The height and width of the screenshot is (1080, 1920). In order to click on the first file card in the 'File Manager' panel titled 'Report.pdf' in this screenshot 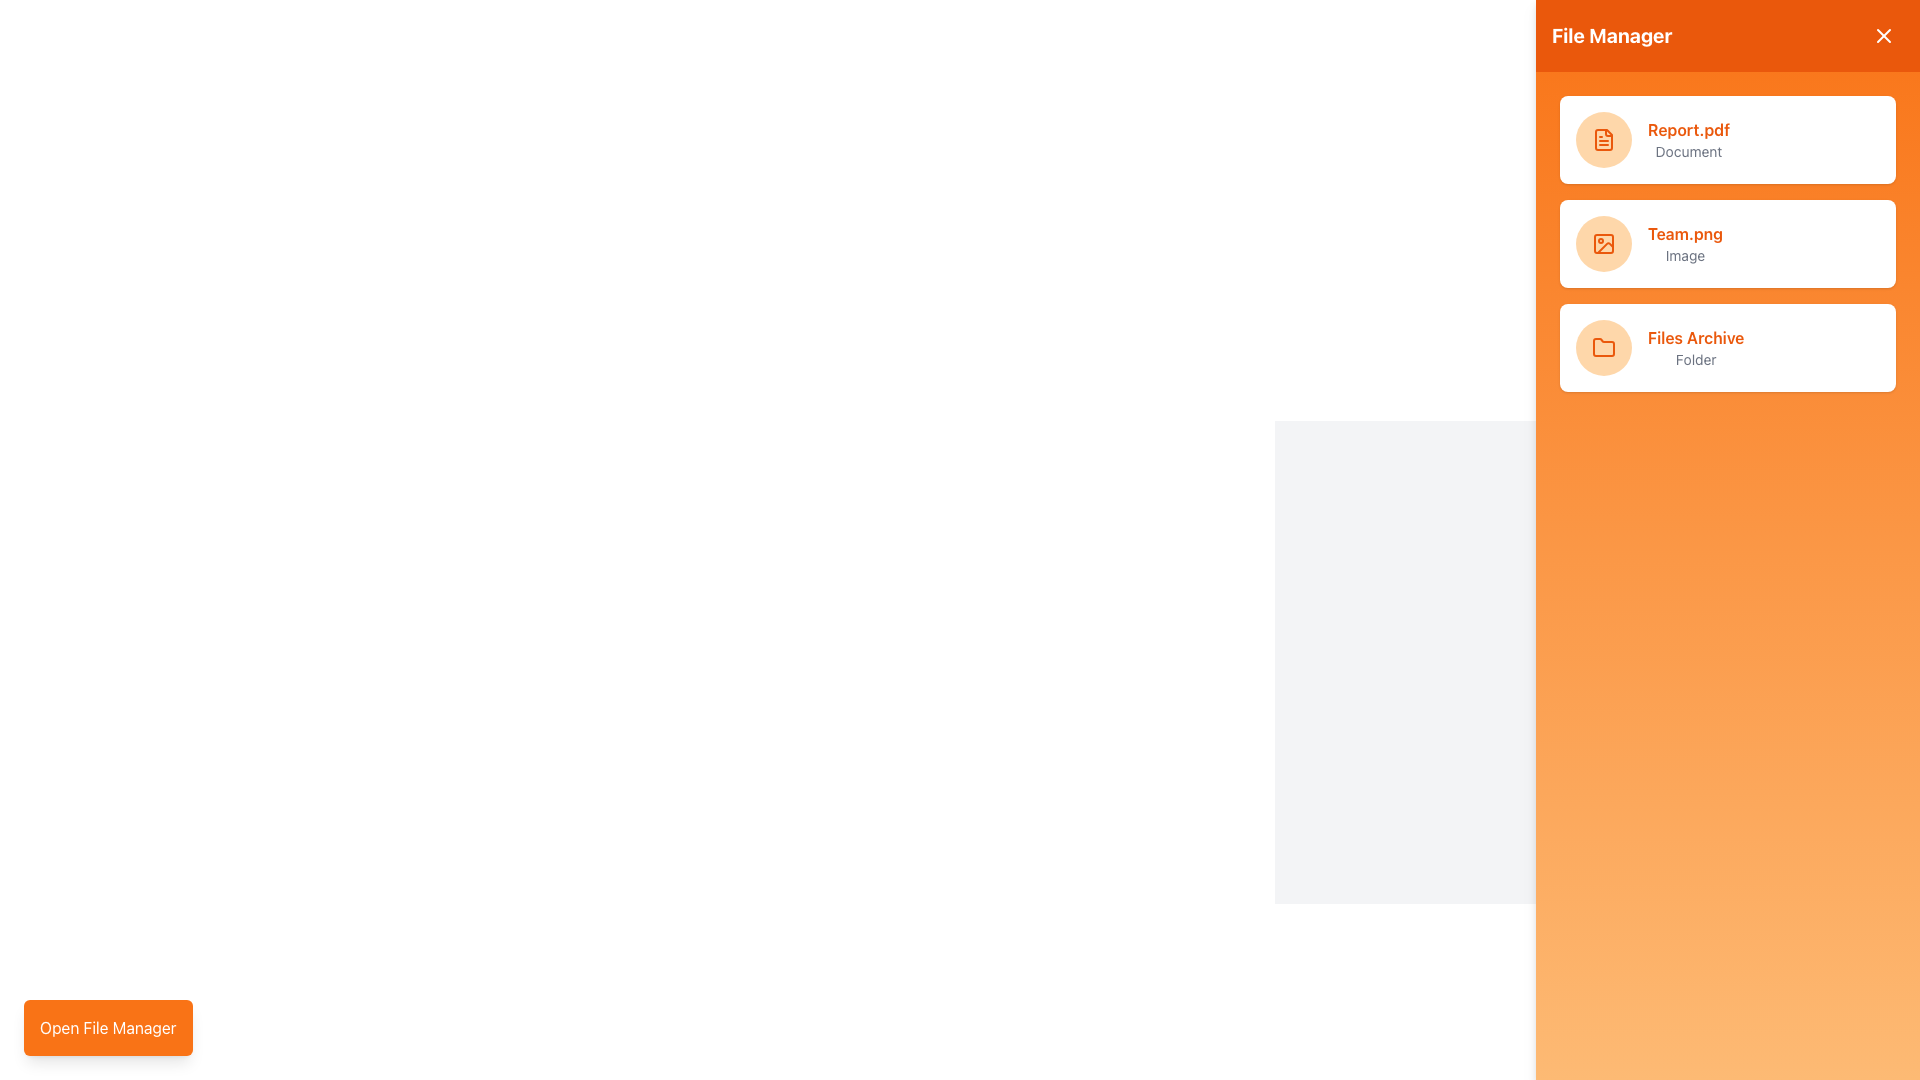, I will do `click(1727, 138)`.